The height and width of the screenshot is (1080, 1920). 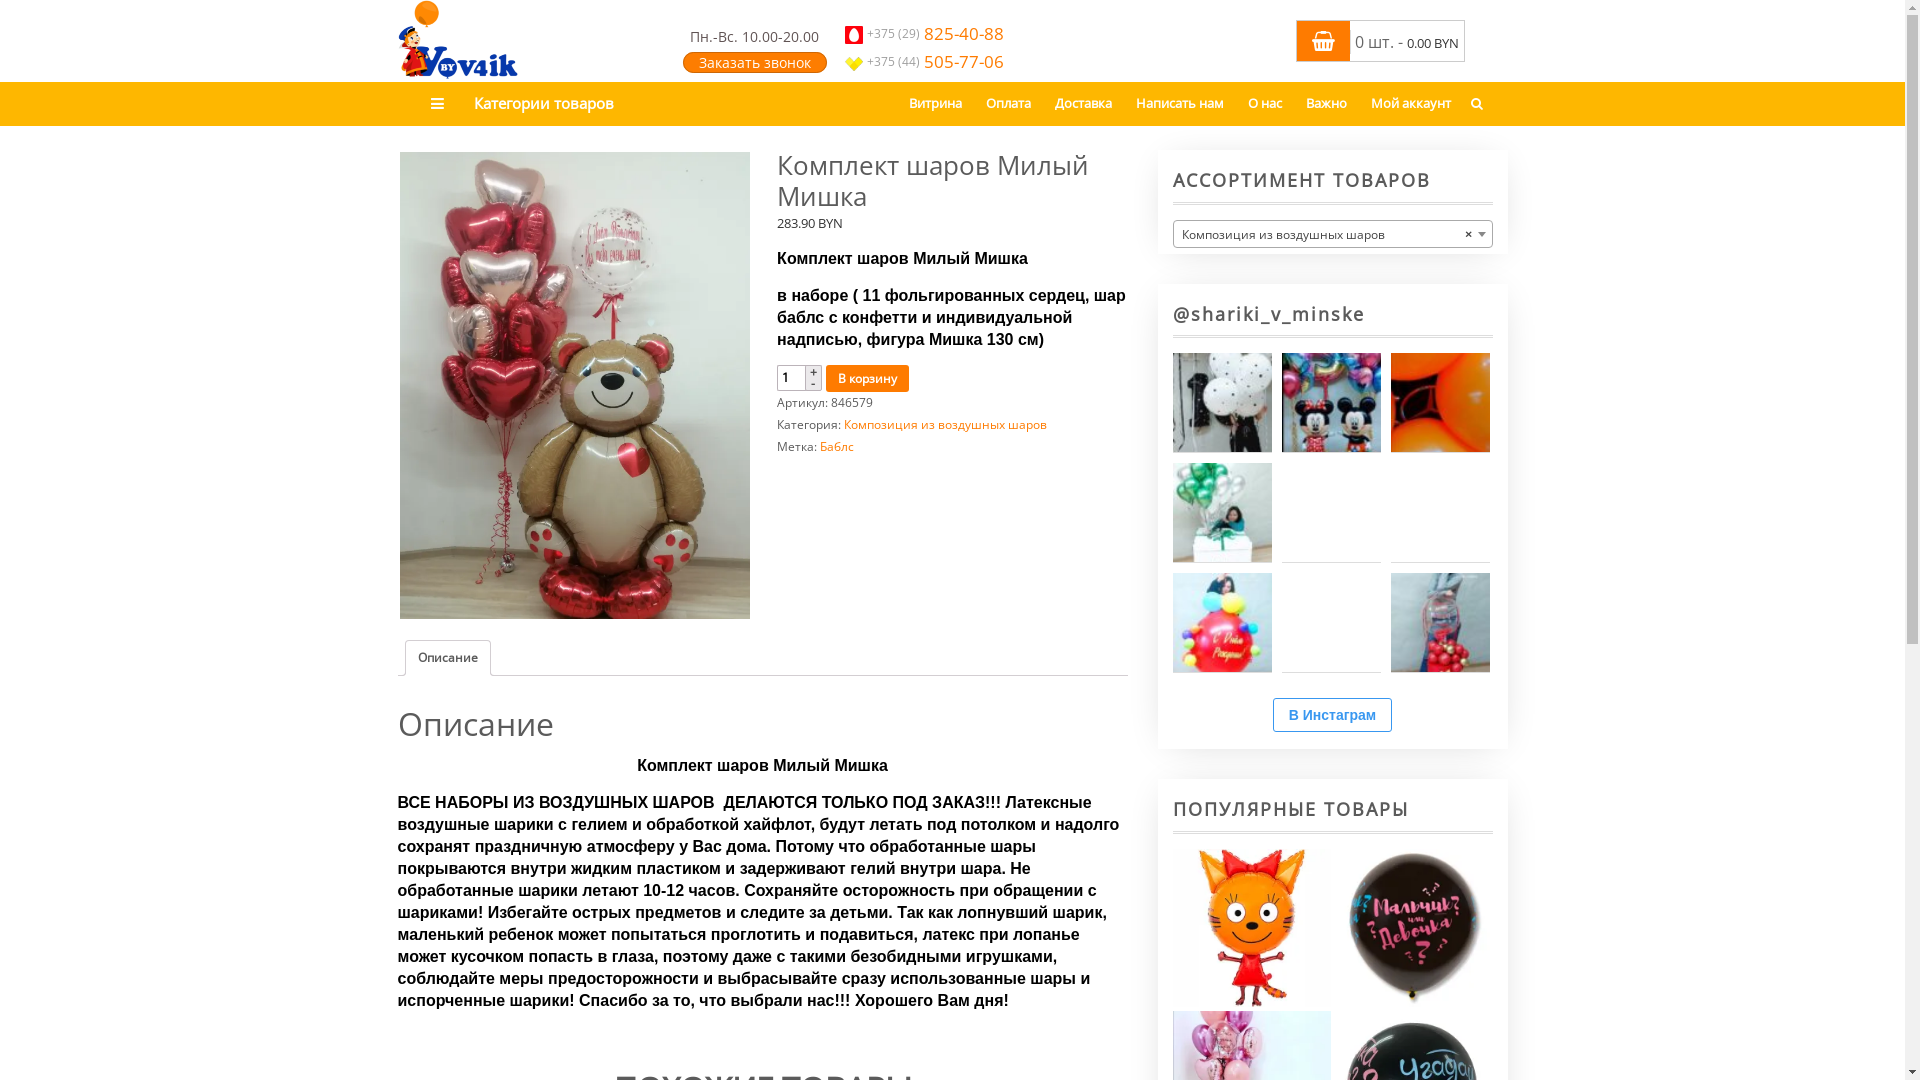 I want to click on '+375 (44) 505-77-06', so click(x=844, y=60).